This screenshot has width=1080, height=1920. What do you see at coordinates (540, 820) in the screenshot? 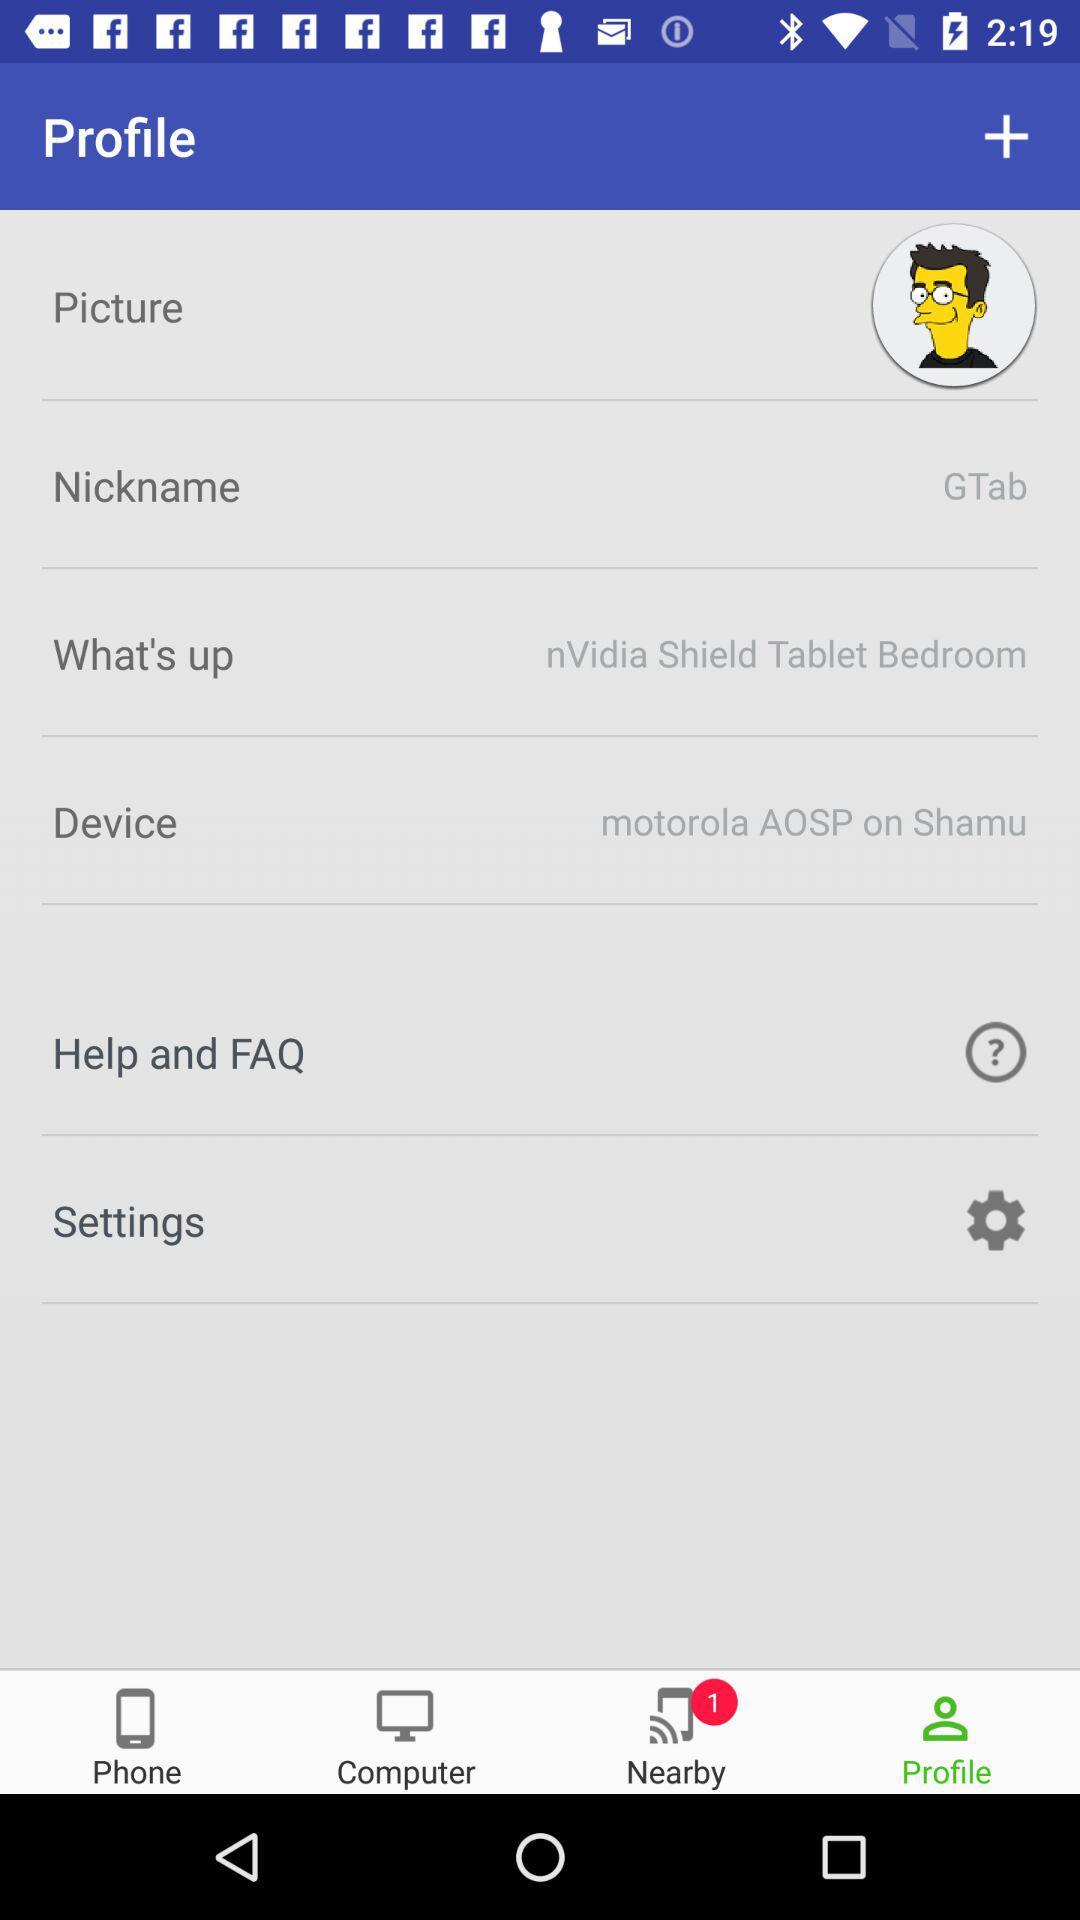
I see `the 4th line` at bounding box center [540, 820].